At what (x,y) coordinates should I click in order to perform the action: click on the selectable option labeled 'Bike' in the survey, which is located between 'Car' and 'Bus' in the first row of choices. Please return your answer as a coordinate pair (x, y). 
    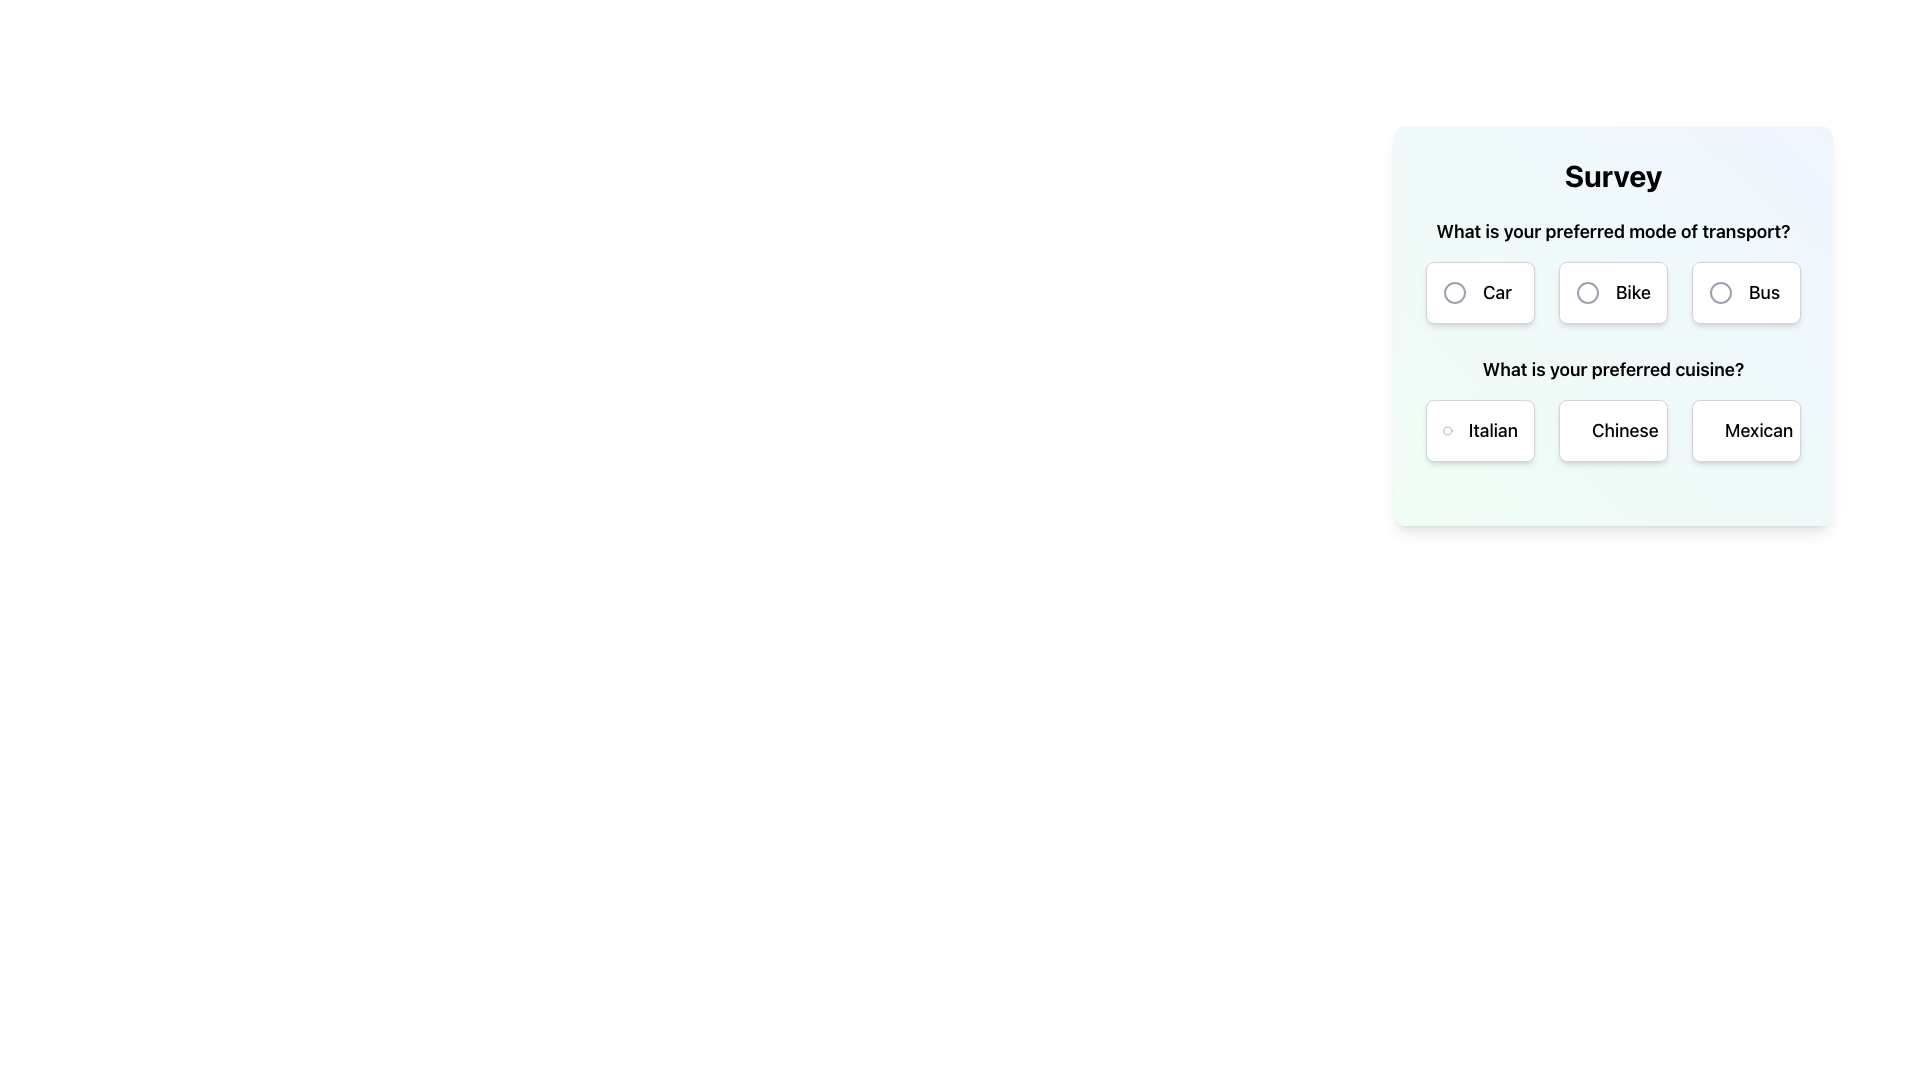
    Looking at the image, I should click on (1633, 293).